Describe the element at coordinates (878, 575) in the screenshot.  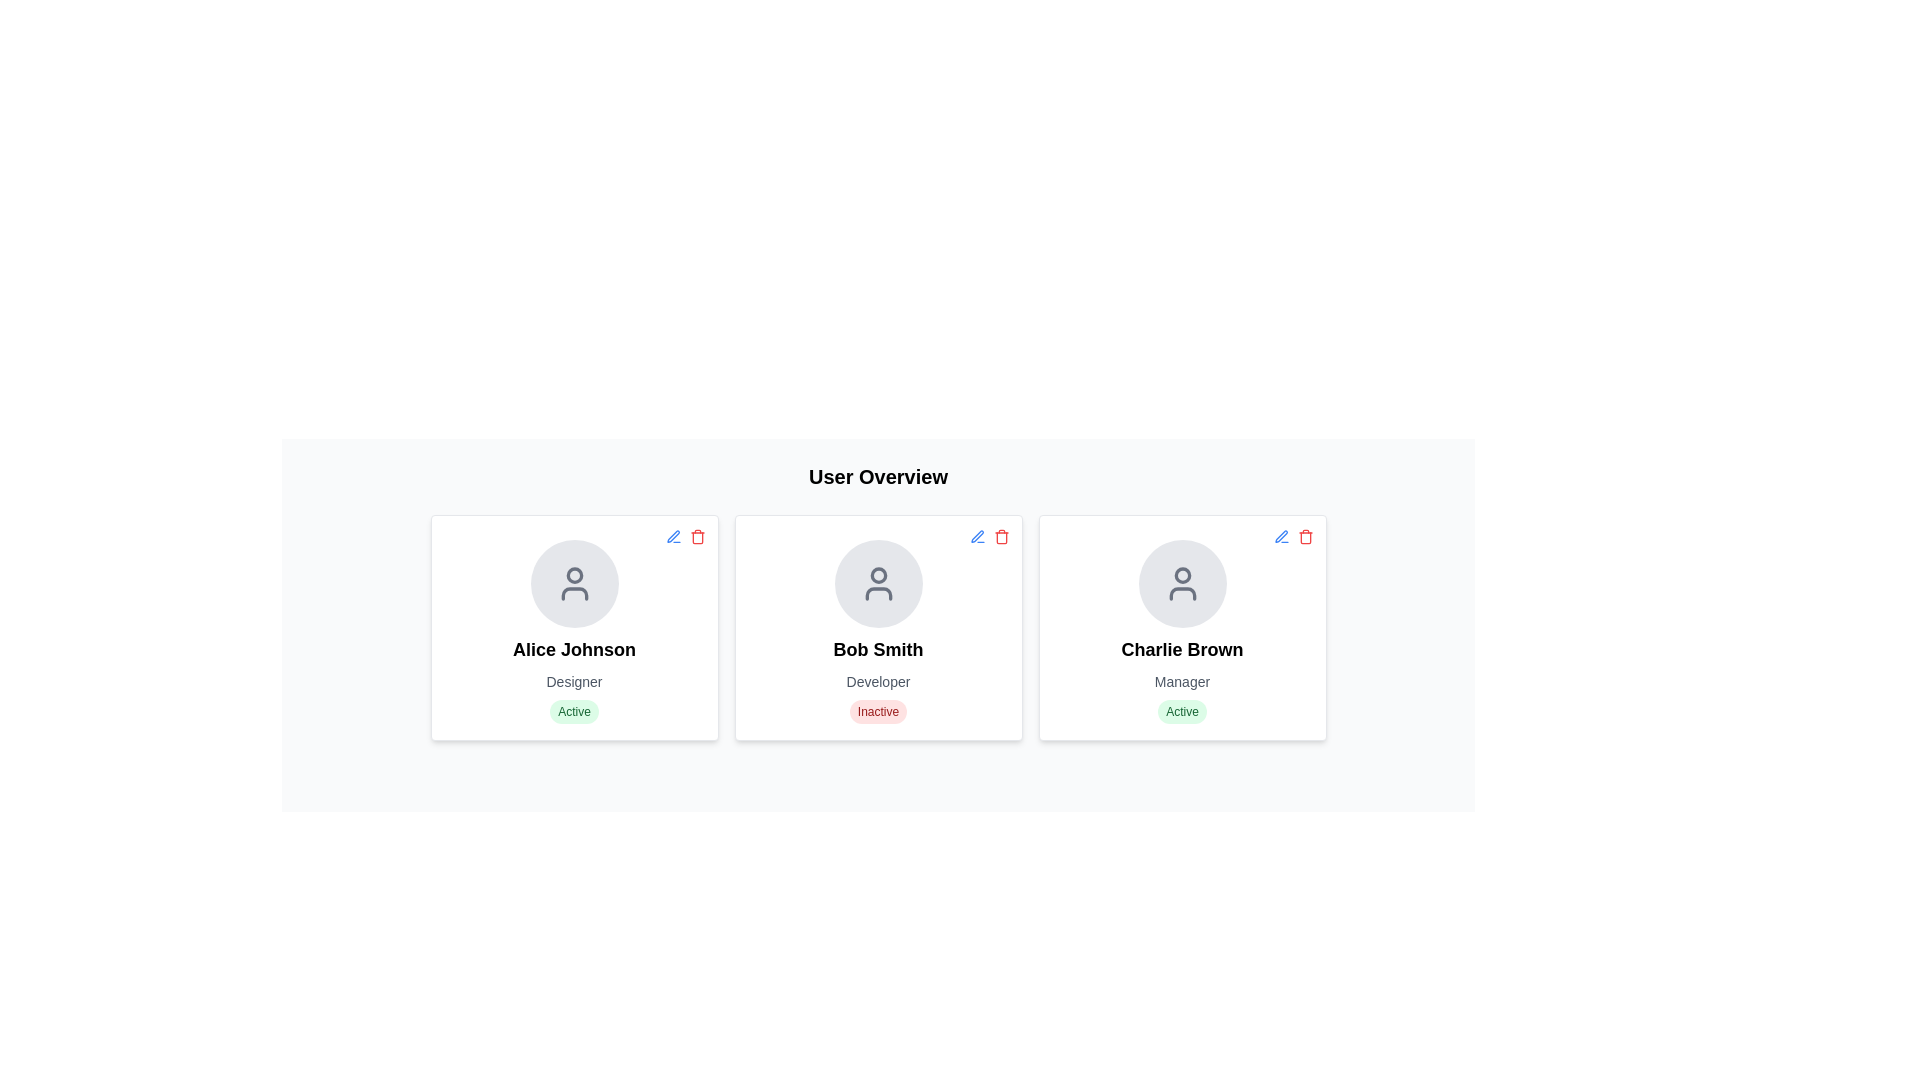
I see `the small circular graphical element located centrally within the user icon representing 'Bob Smith' at the top center of the card` at that location.